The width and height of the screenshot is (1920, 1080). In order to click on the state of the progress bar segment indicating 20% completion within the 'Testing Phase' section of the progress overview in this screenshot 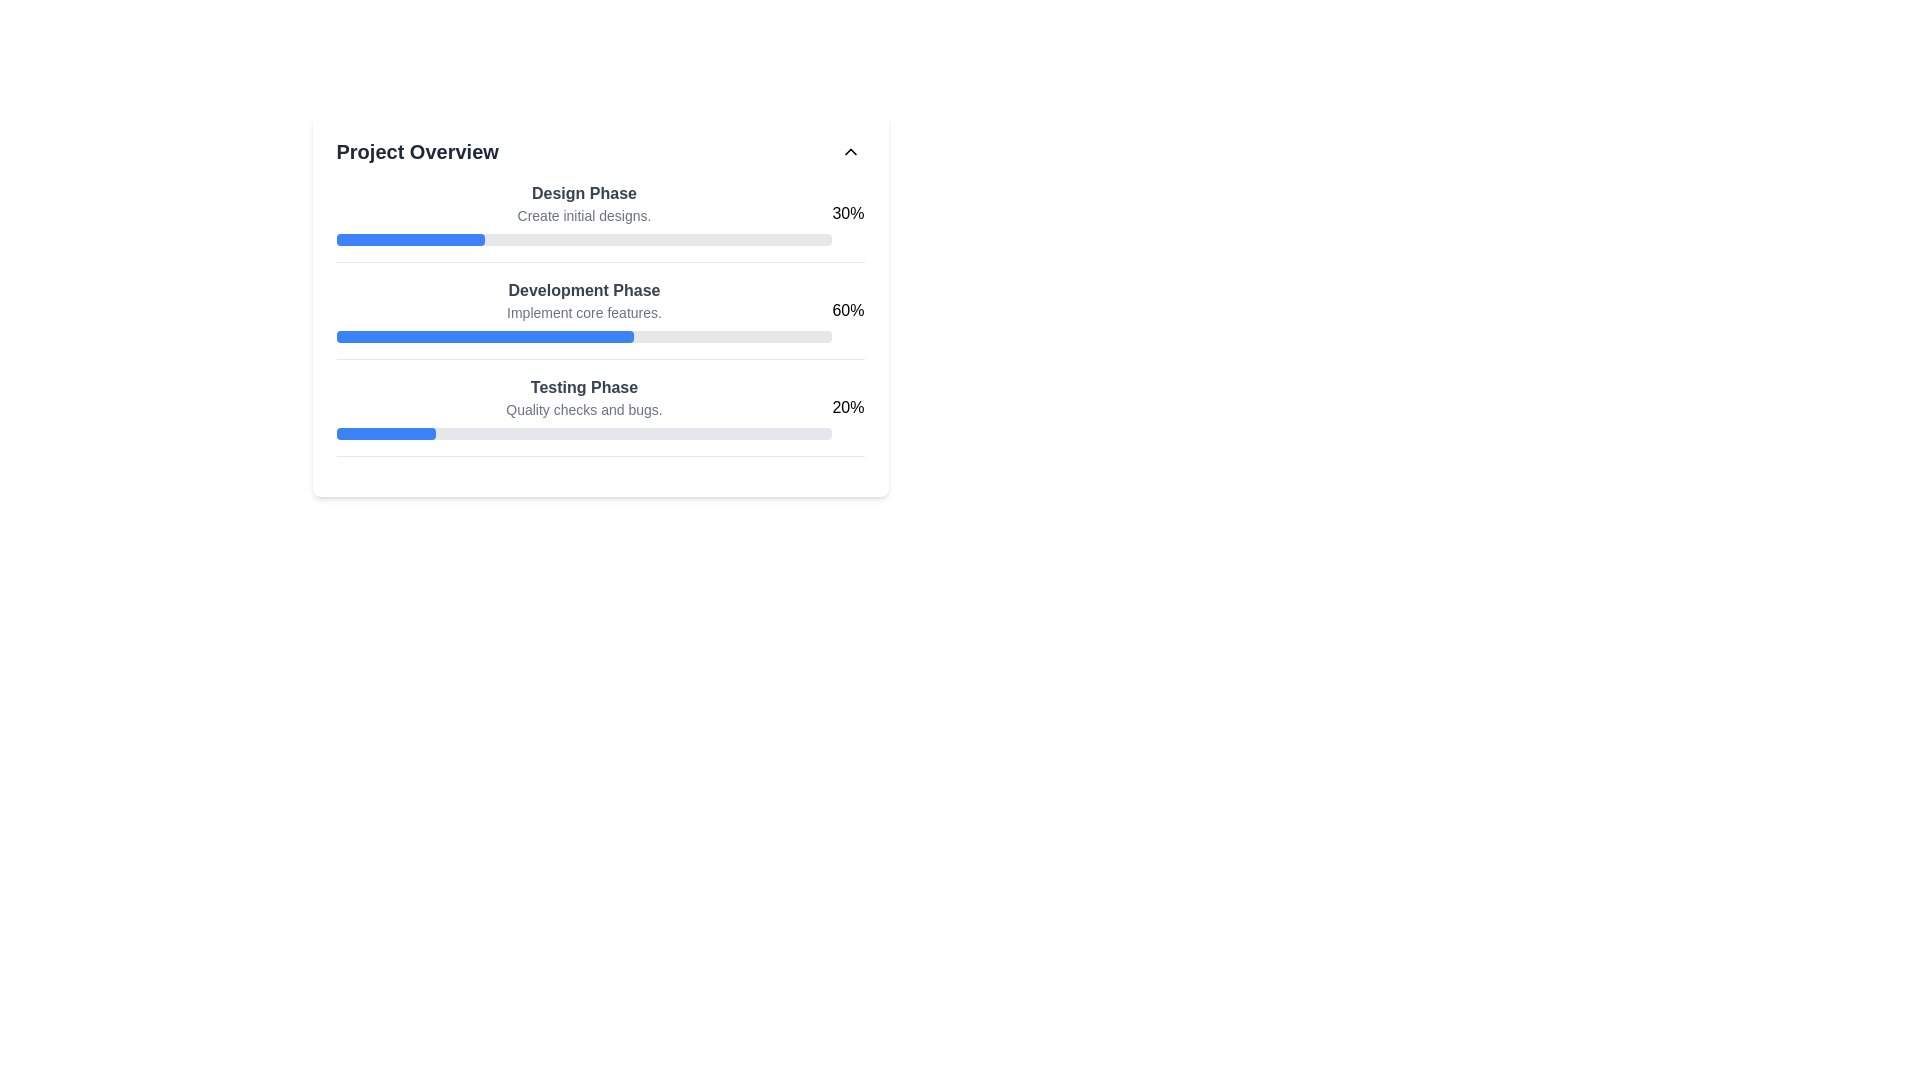, I will do `click(386, 433)`.